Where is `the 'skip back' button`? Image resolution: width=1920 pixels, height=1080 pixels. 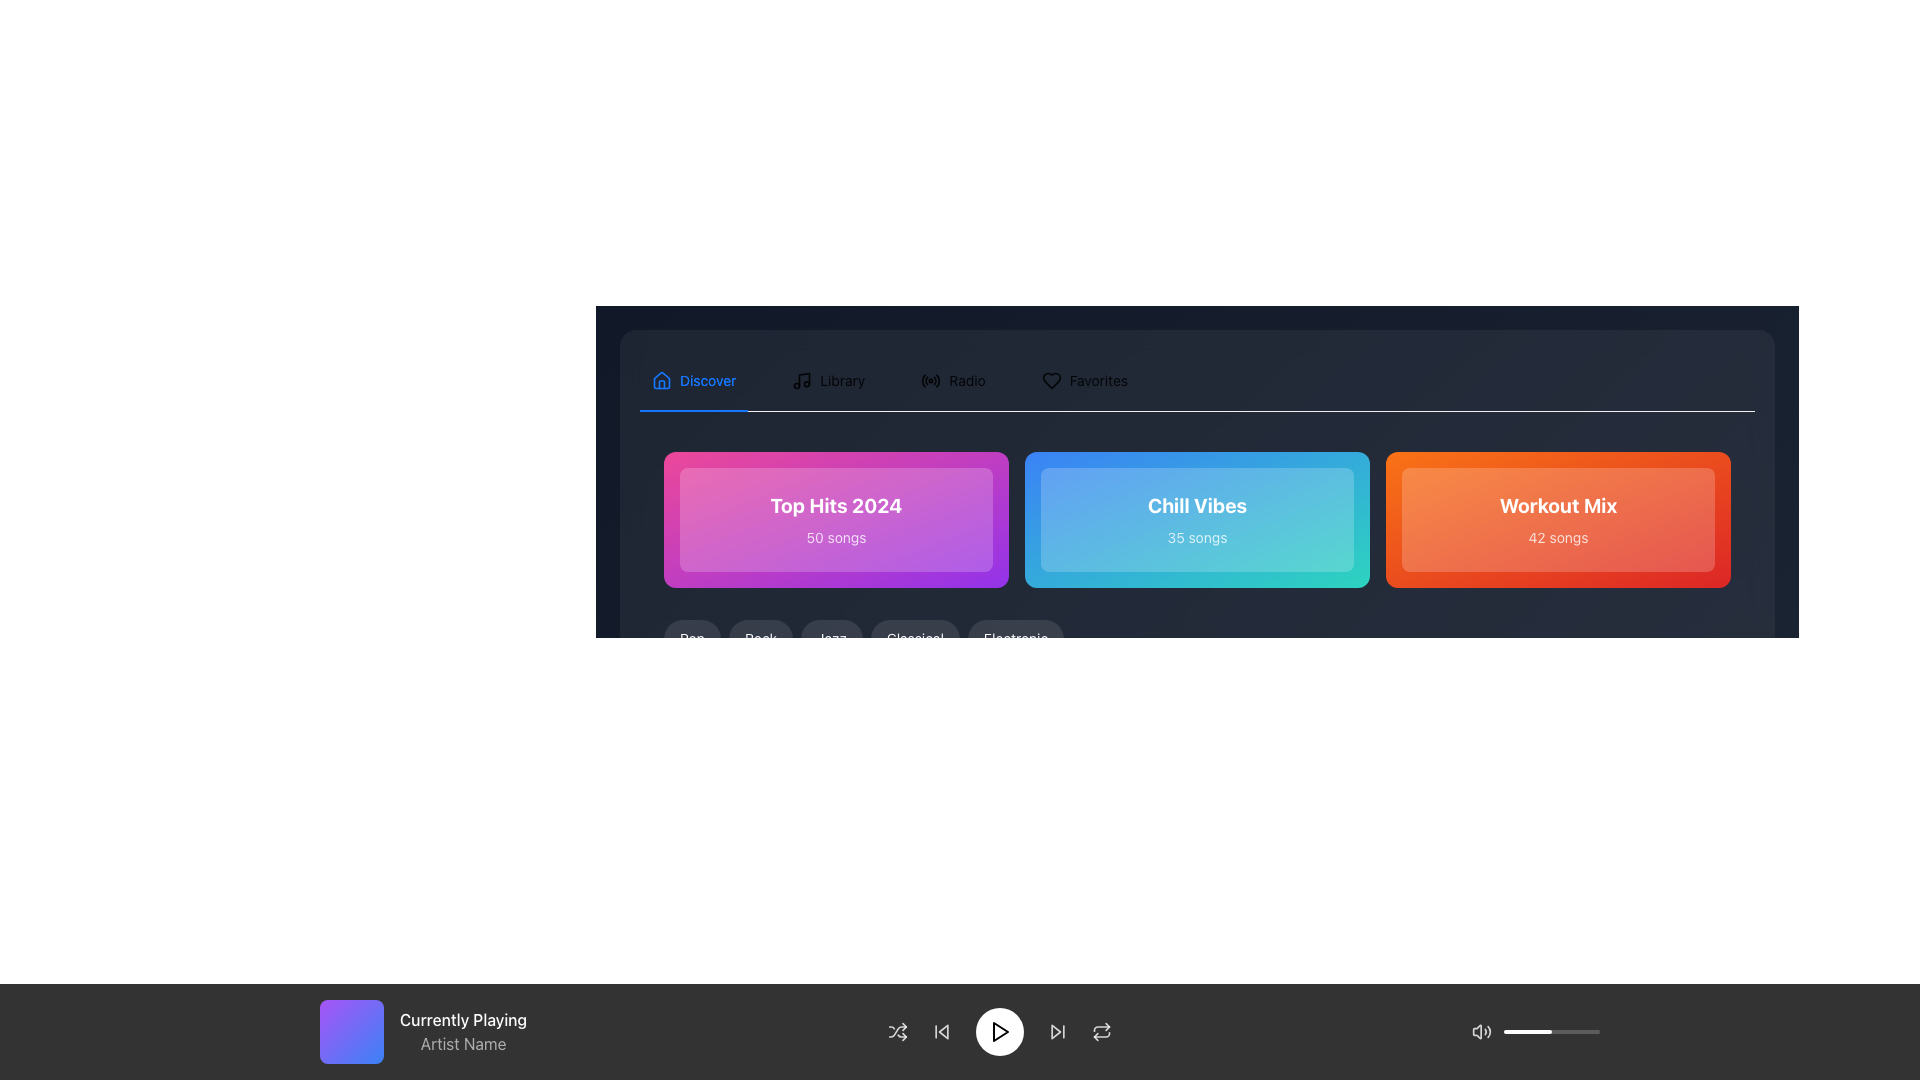
the 'skip back' button is located at coordinates (942, 1032).